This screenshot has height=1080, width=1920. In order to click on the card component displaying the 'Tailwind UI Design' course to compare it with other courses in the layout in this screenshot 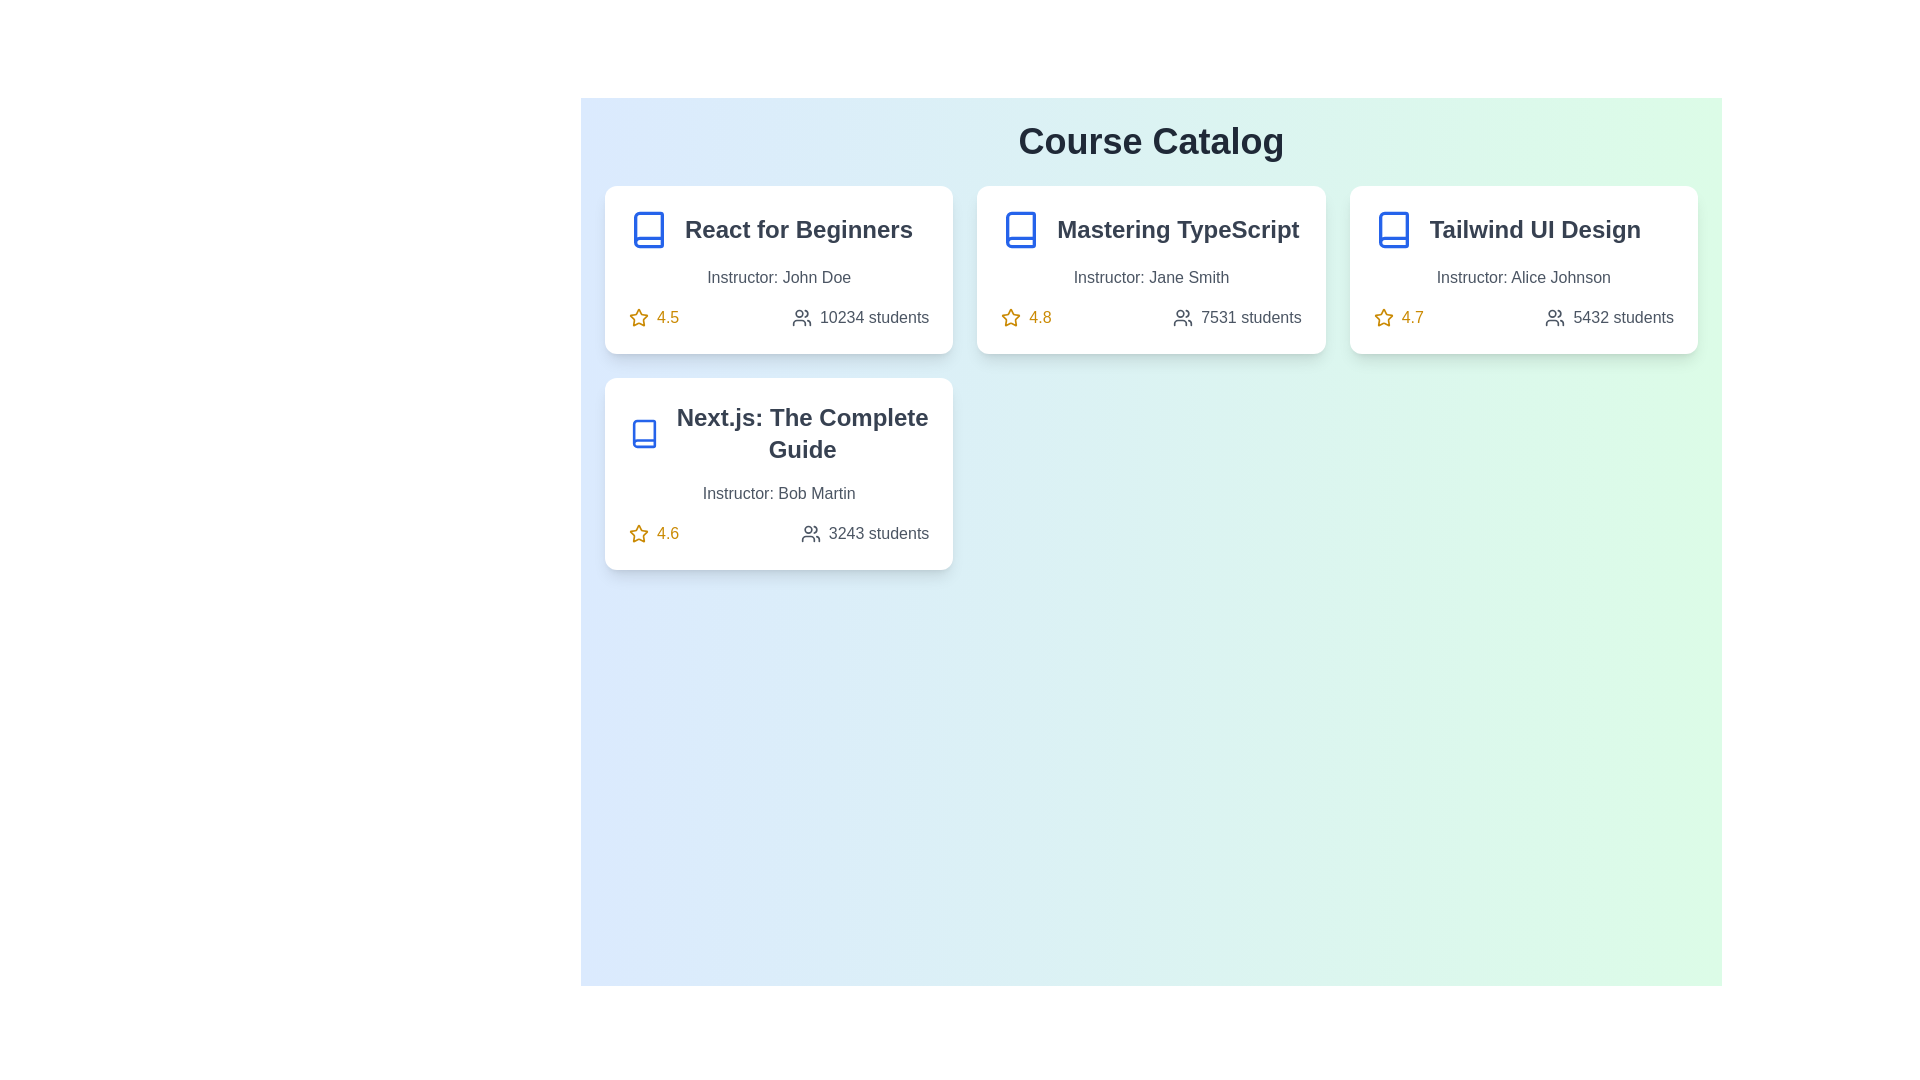, I will do `click(1522, 270)`.